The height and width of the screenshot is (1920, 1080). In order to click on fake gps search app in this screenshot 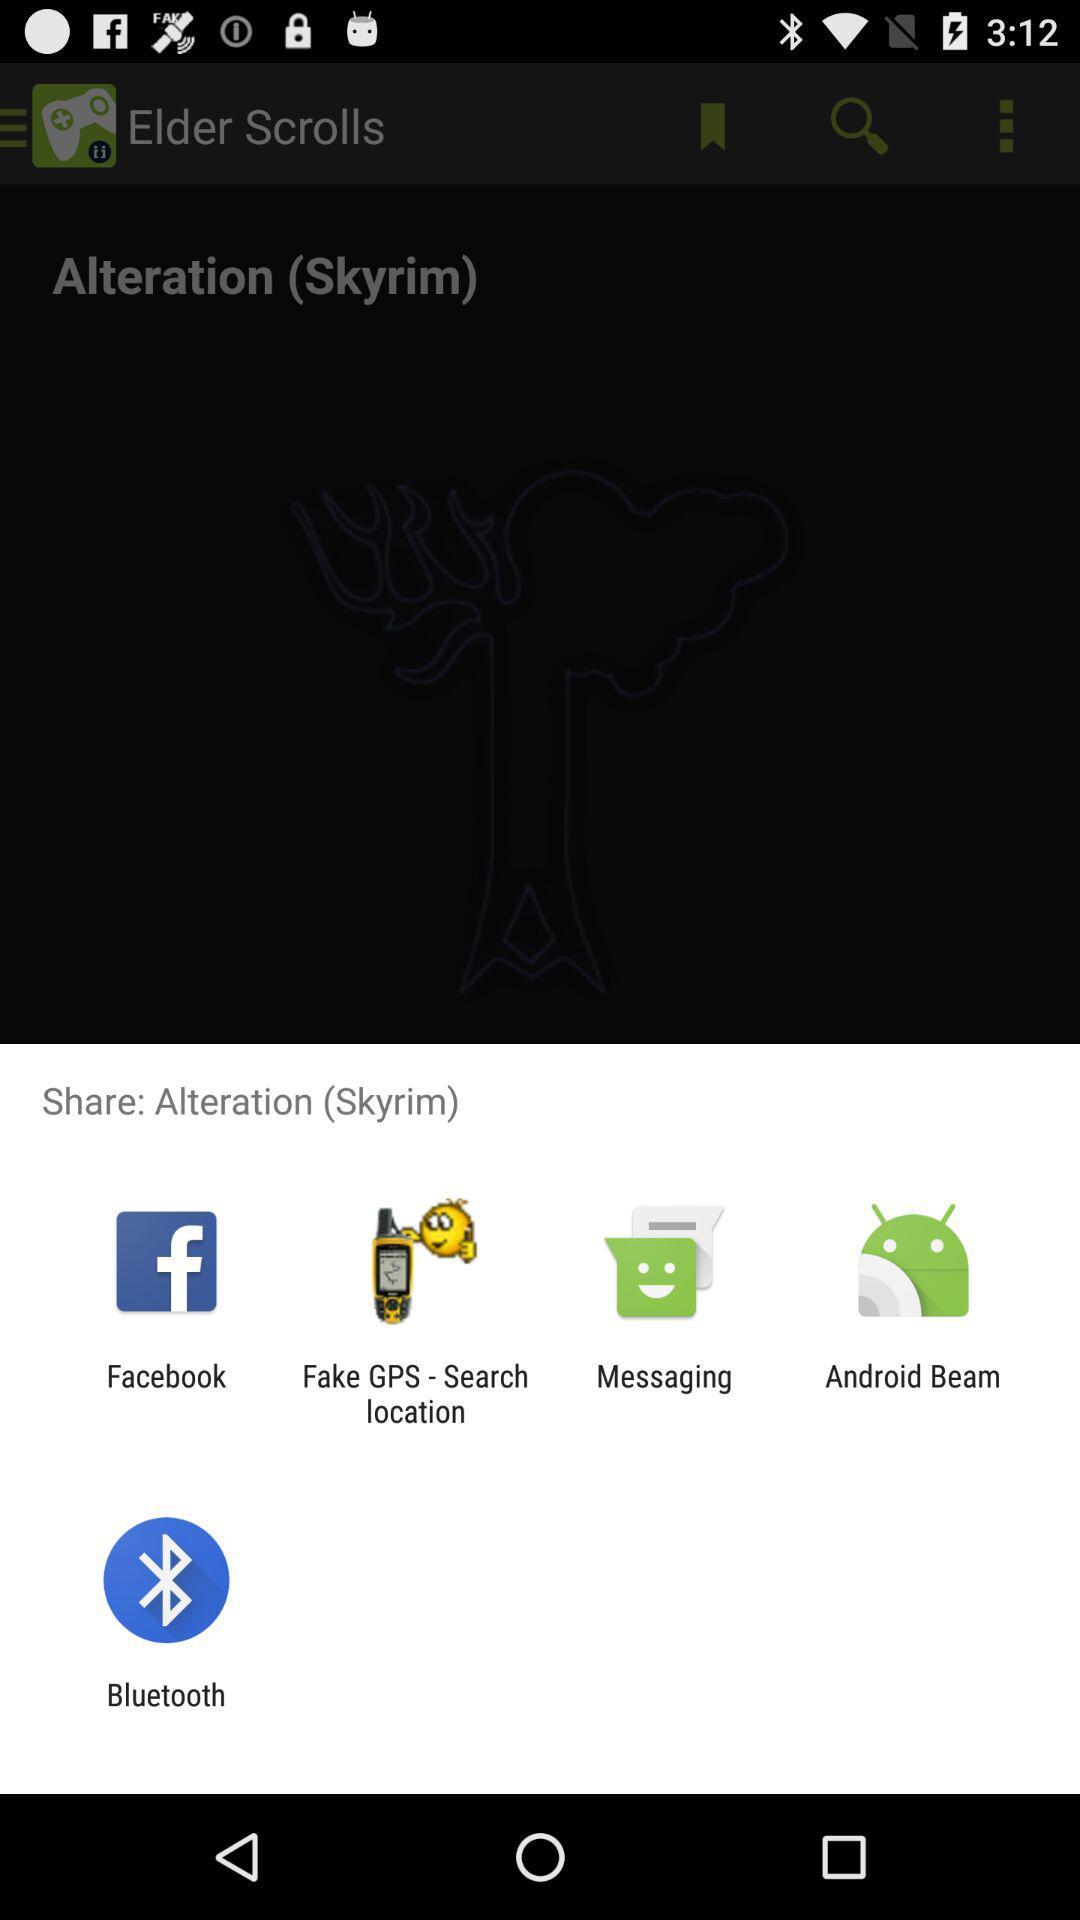, I will do `click(414, 1392)`.